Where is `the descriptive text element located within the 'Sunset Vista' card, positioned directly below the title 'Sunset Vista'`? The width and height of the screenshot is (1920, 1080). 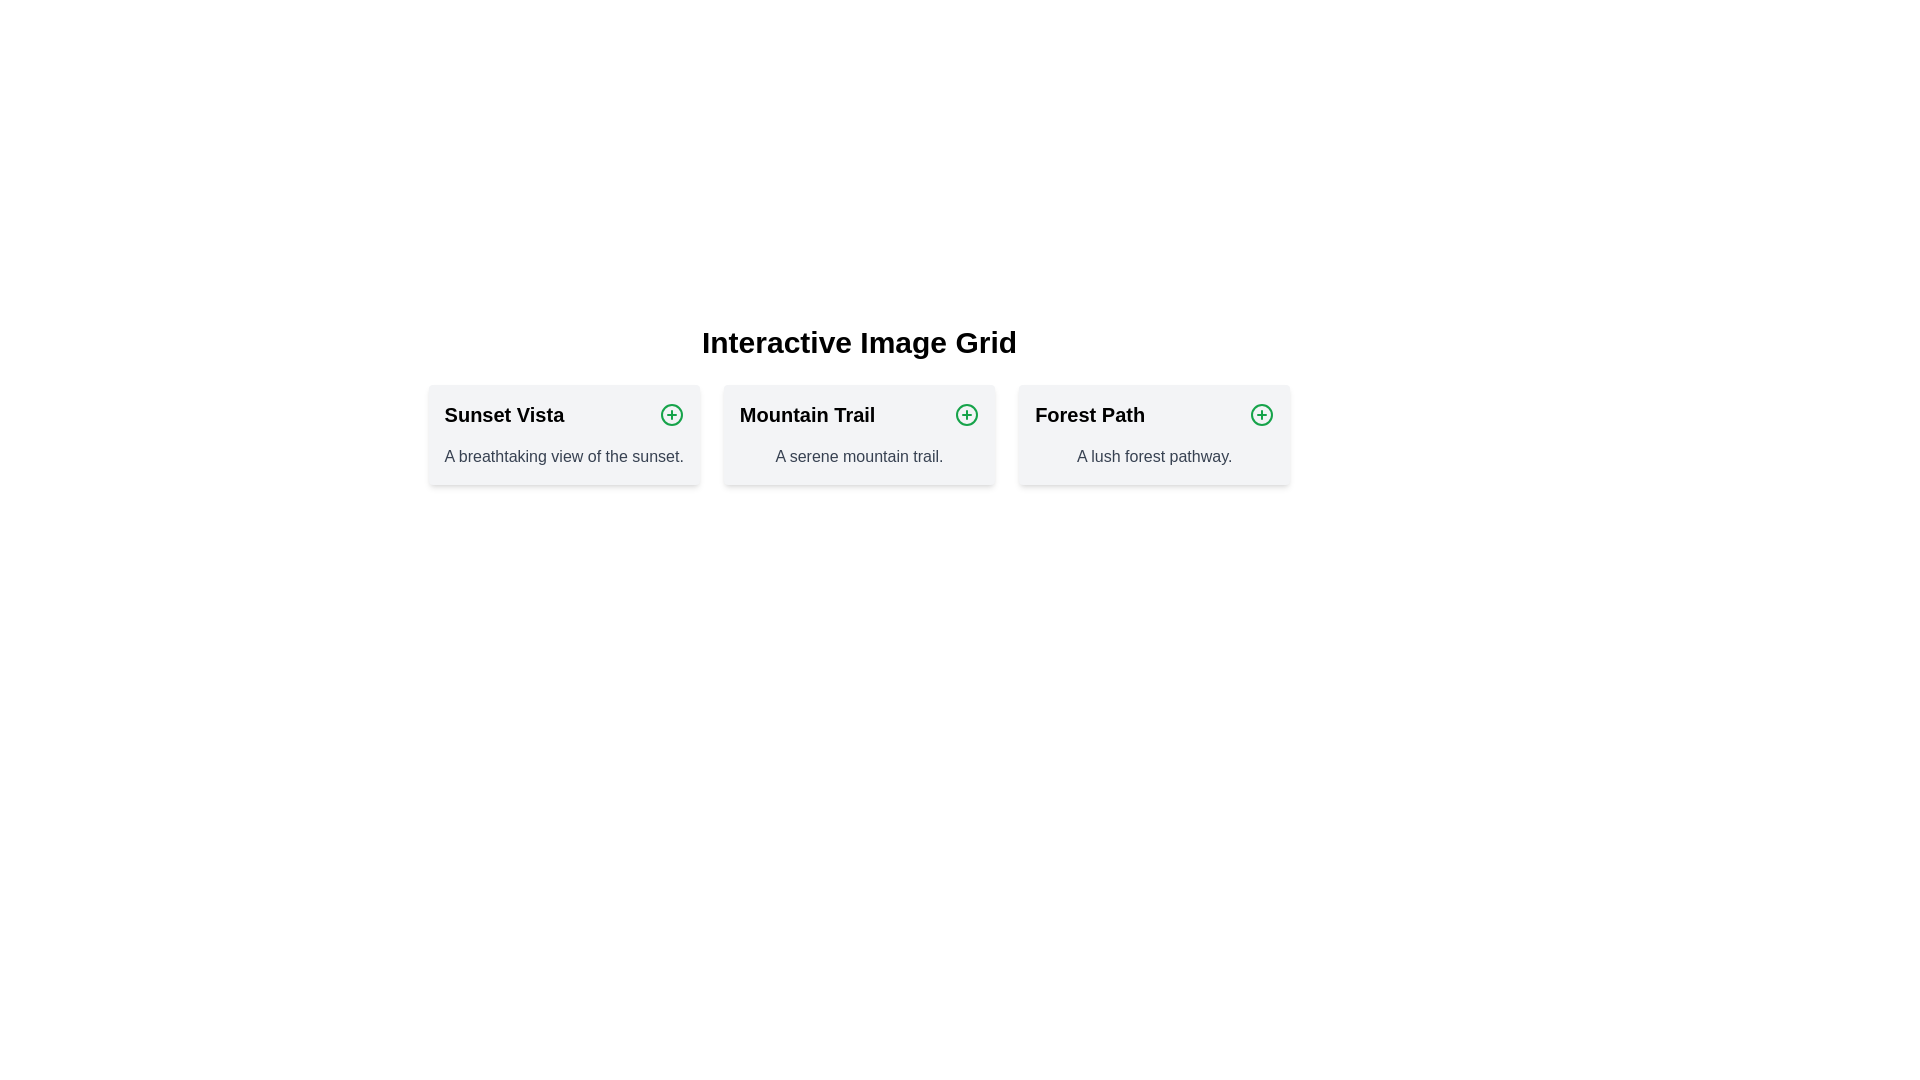
the descriptive text element located within the 'Sunset Vista' card, positioned directly below the title 'Sunset Vista' is located at coordinates (563, 456).